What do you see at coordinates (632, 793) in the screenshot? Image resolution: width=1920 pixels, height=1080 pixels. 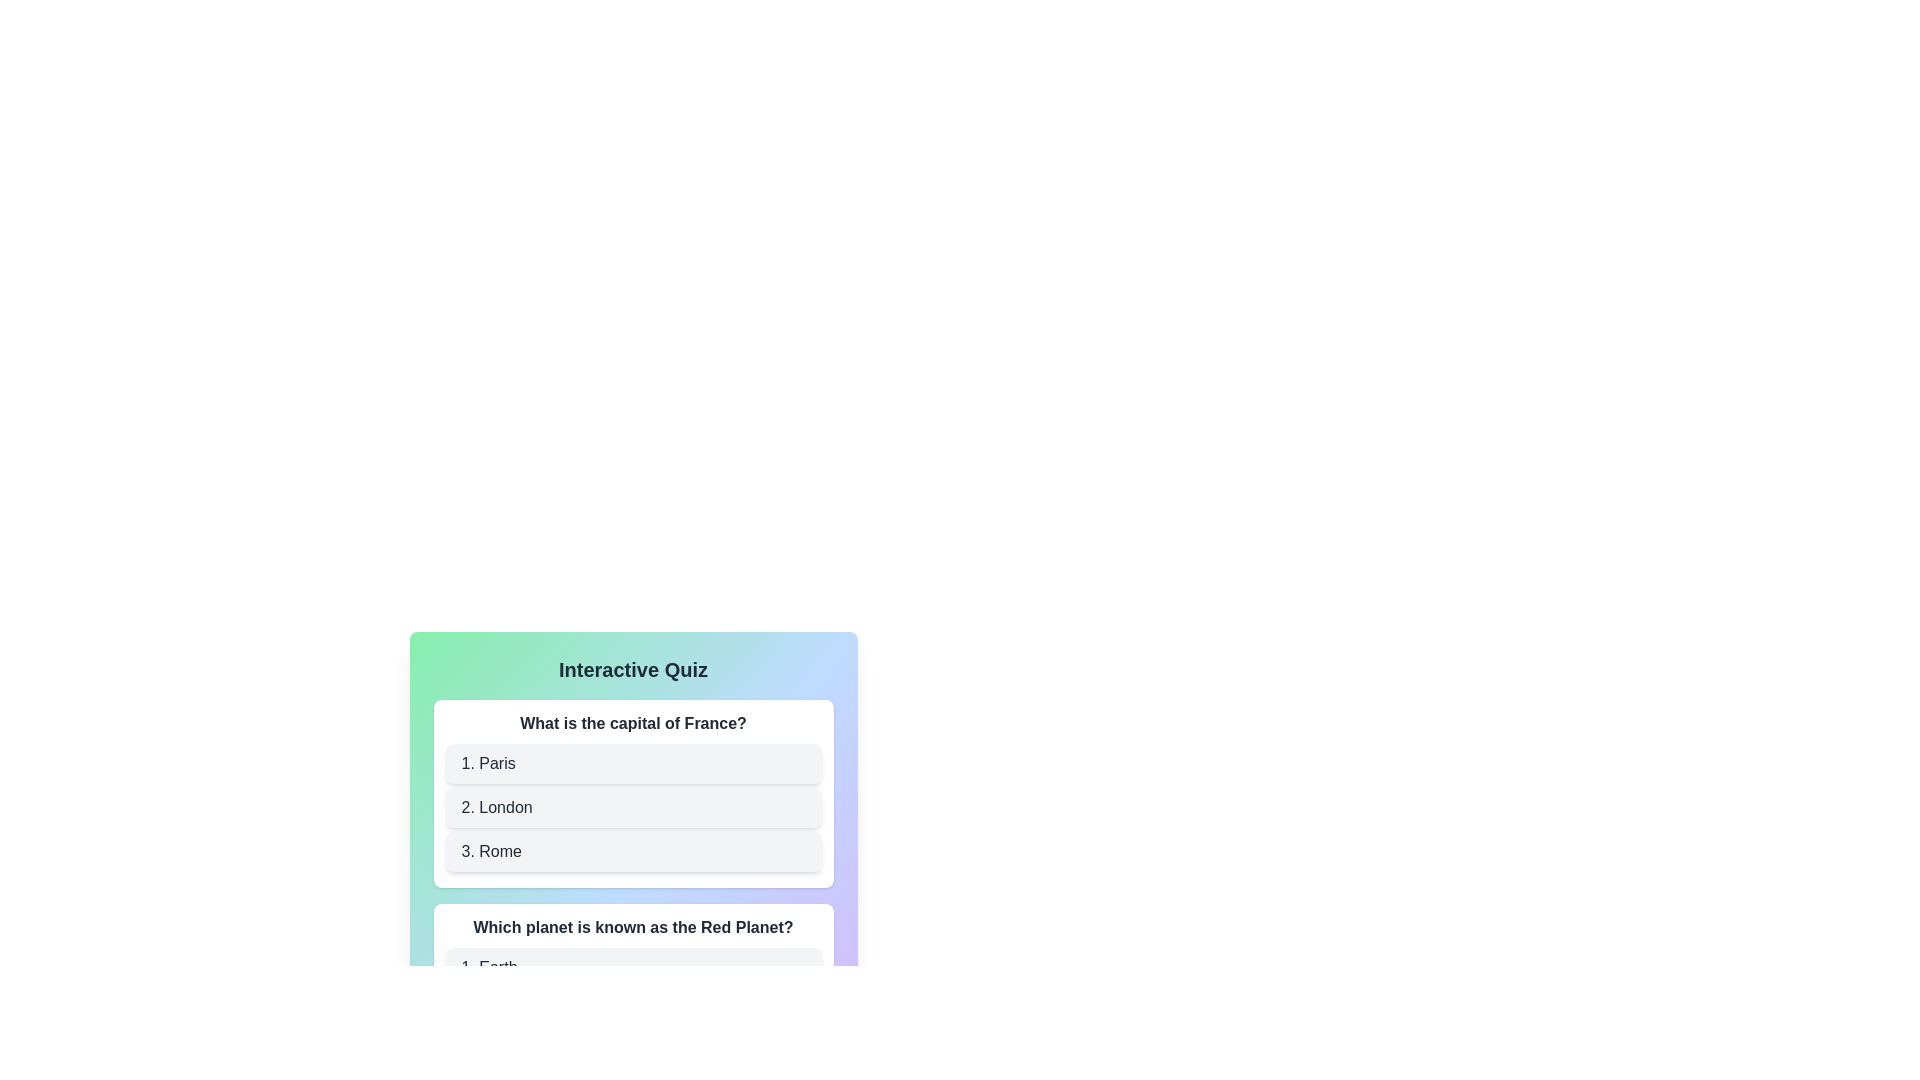 I see `one of the options in the Interactive question card located below the title 'Interactive Quiz'` at bounding box center [632, 793].